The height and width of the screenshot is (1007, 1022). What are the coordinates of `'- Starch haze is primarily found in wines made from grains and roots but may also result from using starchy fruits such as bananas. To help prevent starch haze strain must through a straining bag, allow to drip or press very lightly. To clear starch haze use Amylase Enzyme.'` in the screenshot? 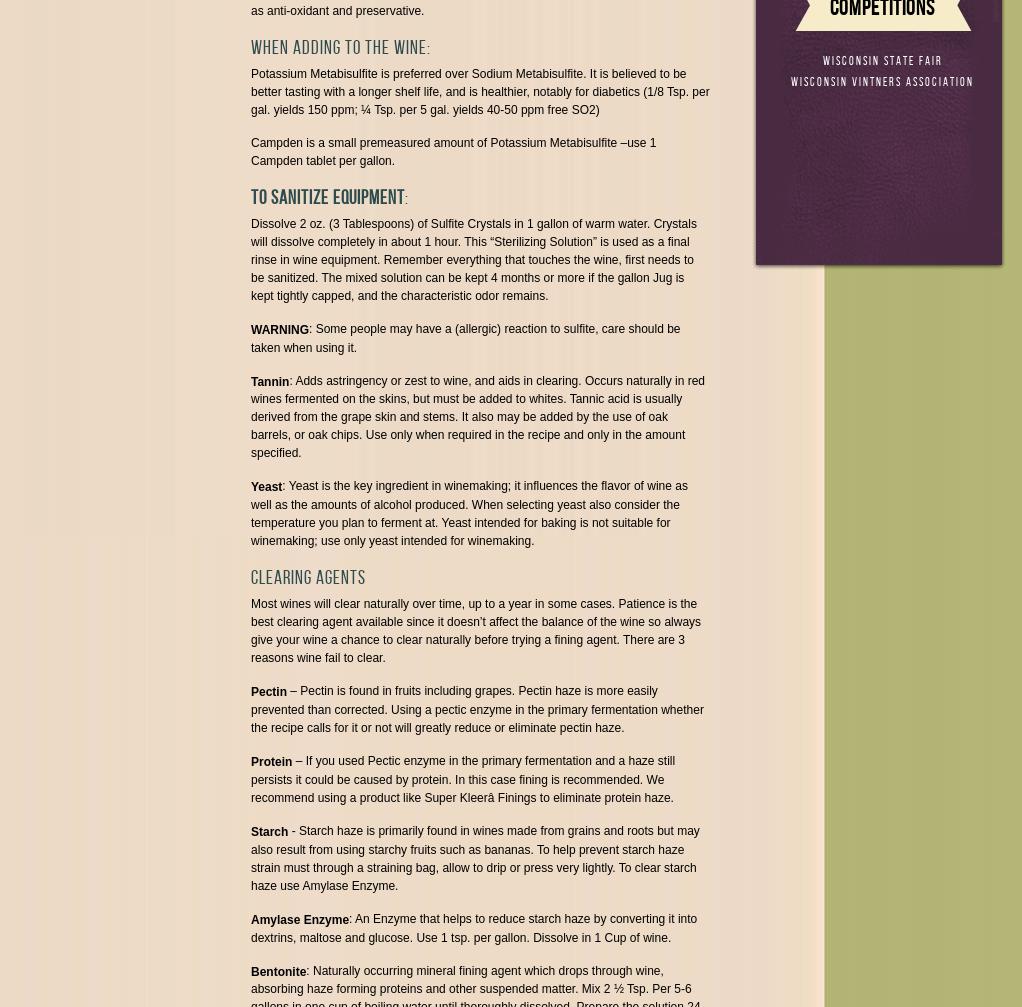 It's located at (474, 856).